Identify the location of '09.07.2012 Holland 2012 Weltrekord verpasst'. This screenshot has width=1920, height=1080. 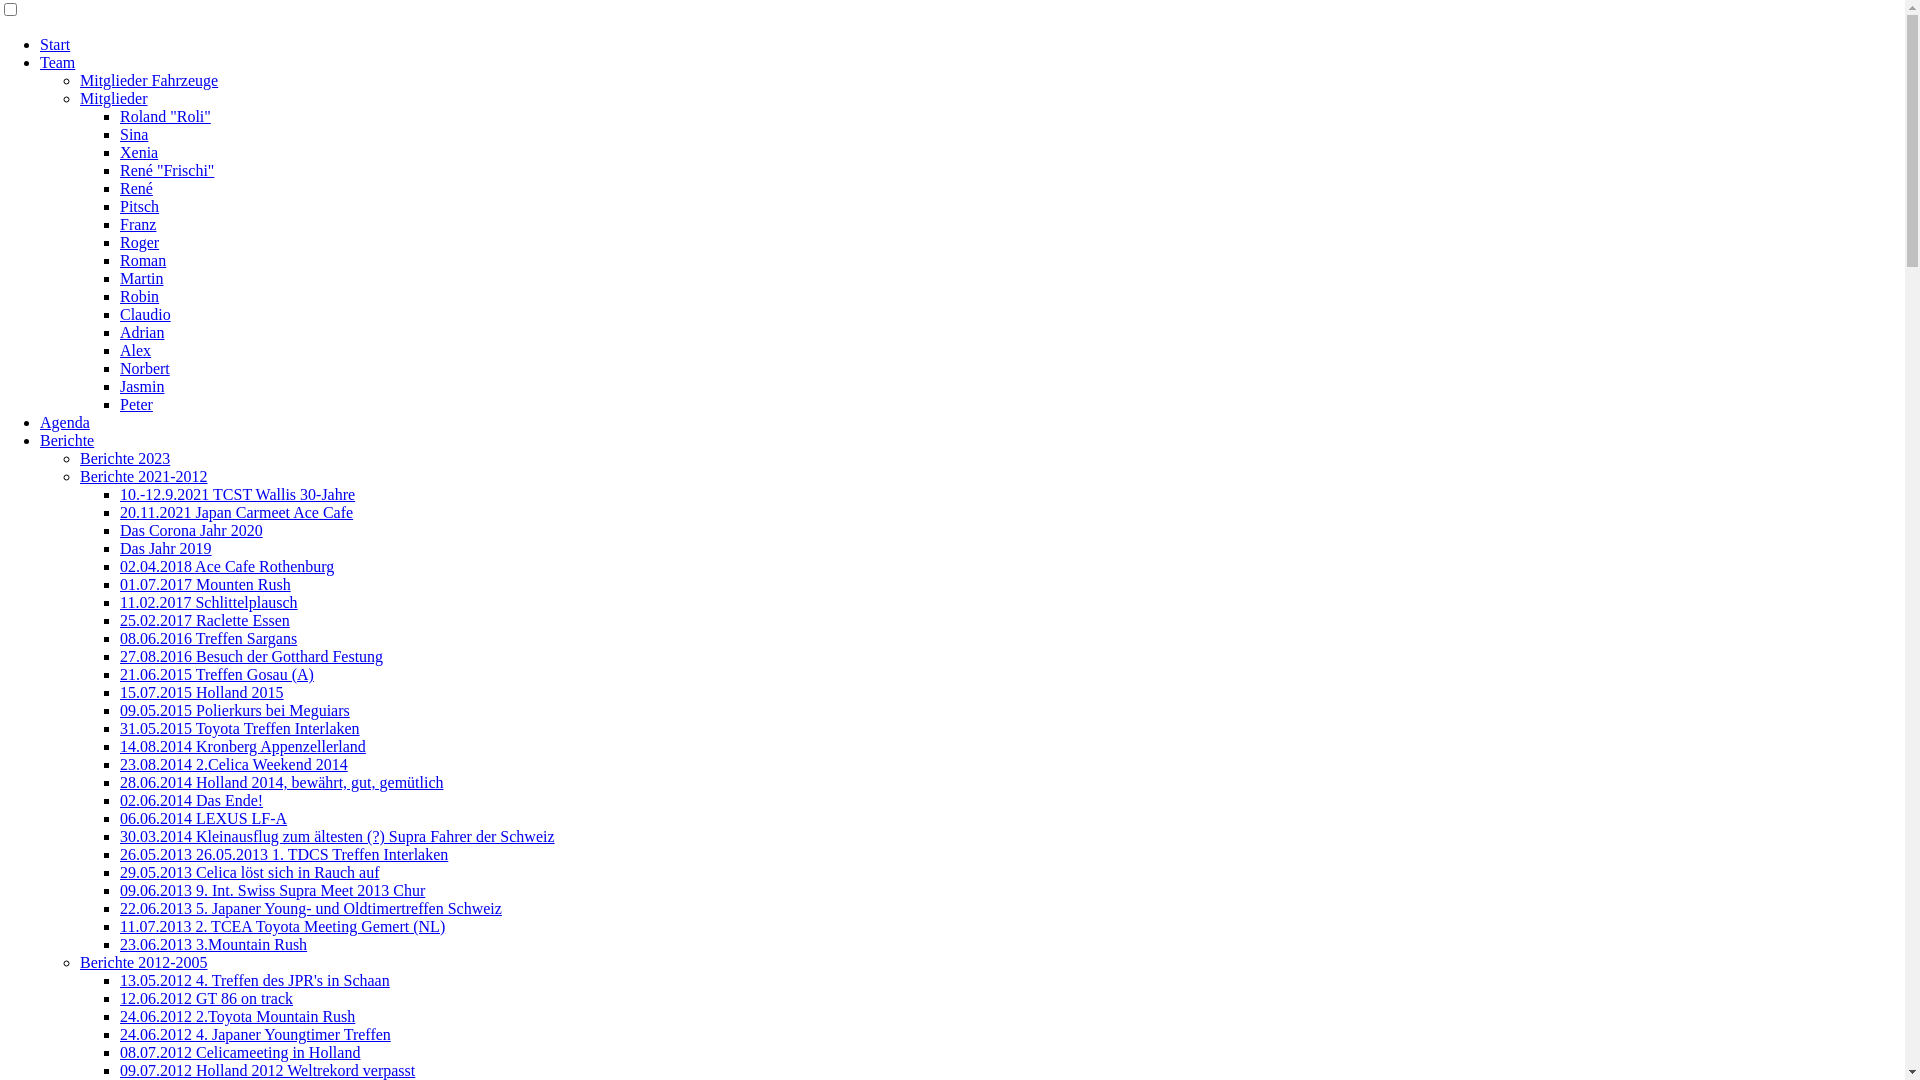
(266, 1069).